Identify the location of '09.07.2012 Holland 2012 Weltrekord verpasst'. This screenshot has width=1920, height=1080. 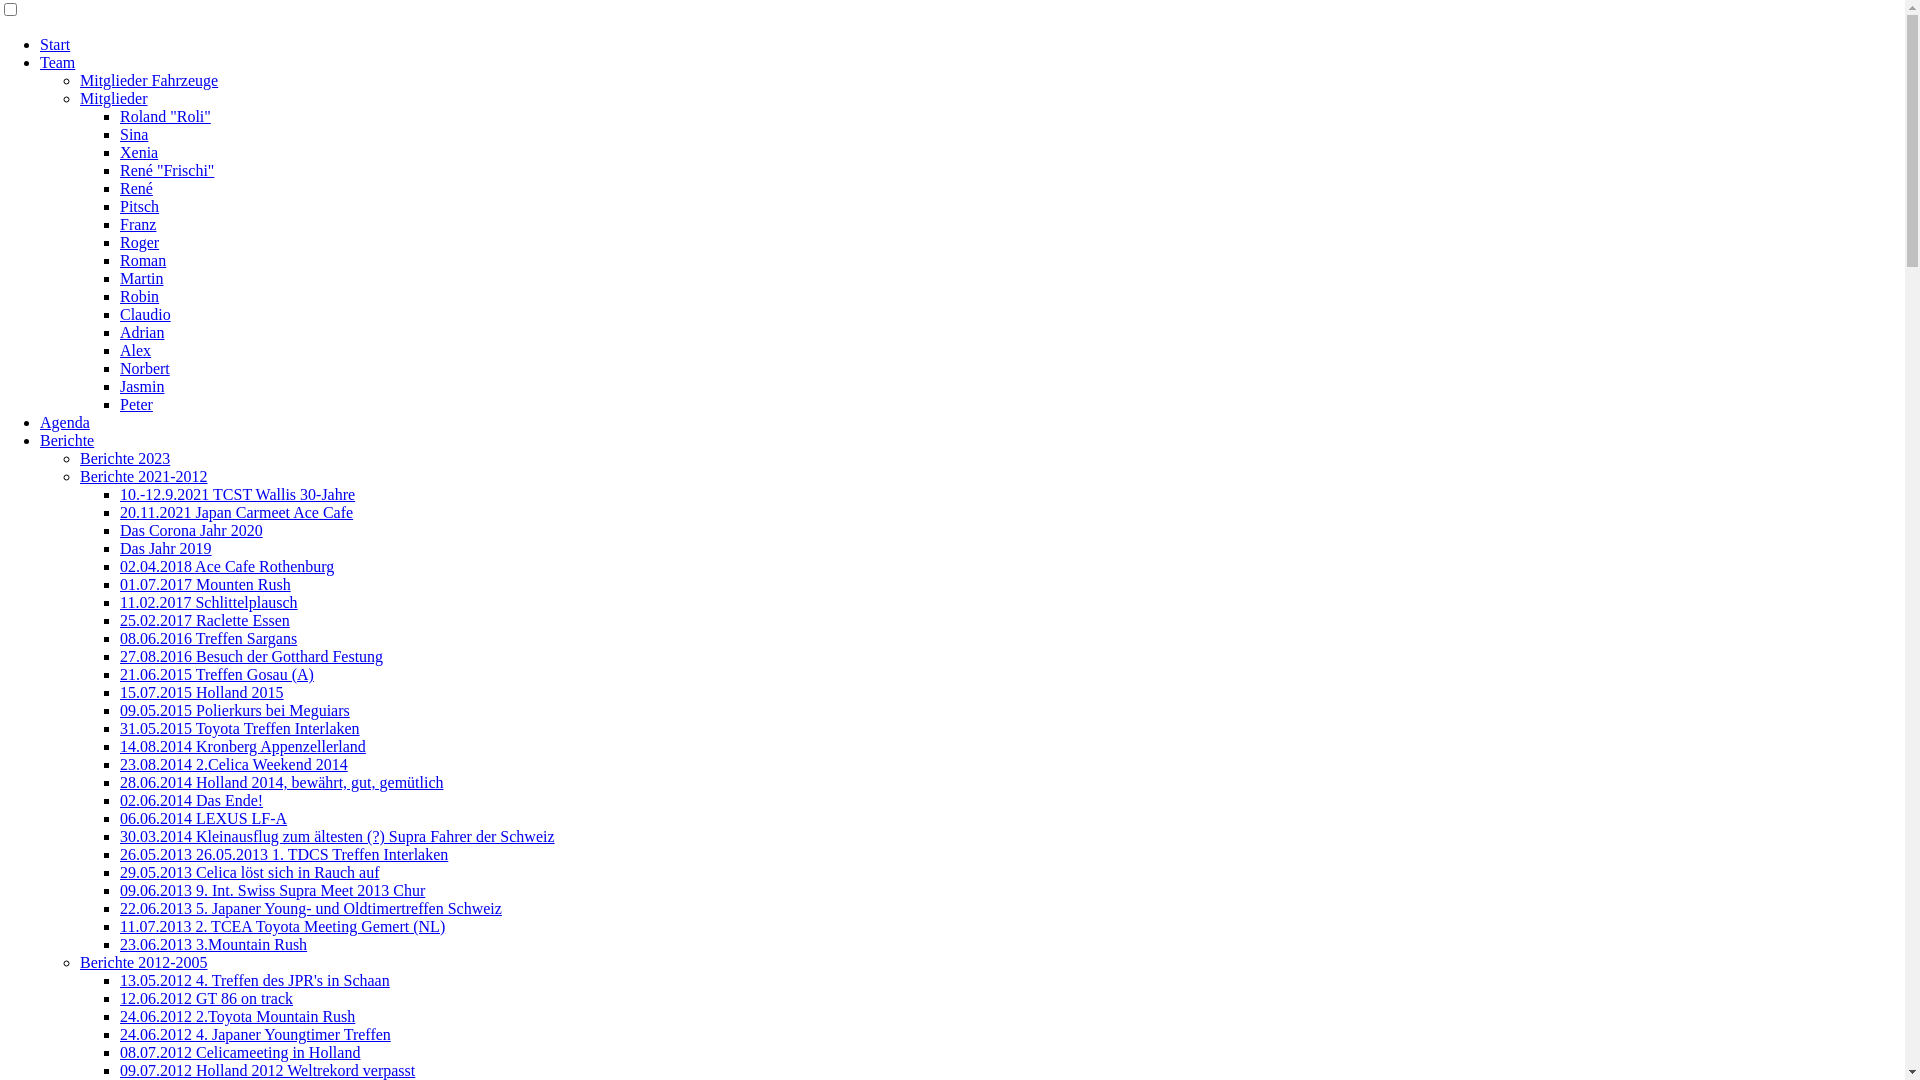
(266, 1069).